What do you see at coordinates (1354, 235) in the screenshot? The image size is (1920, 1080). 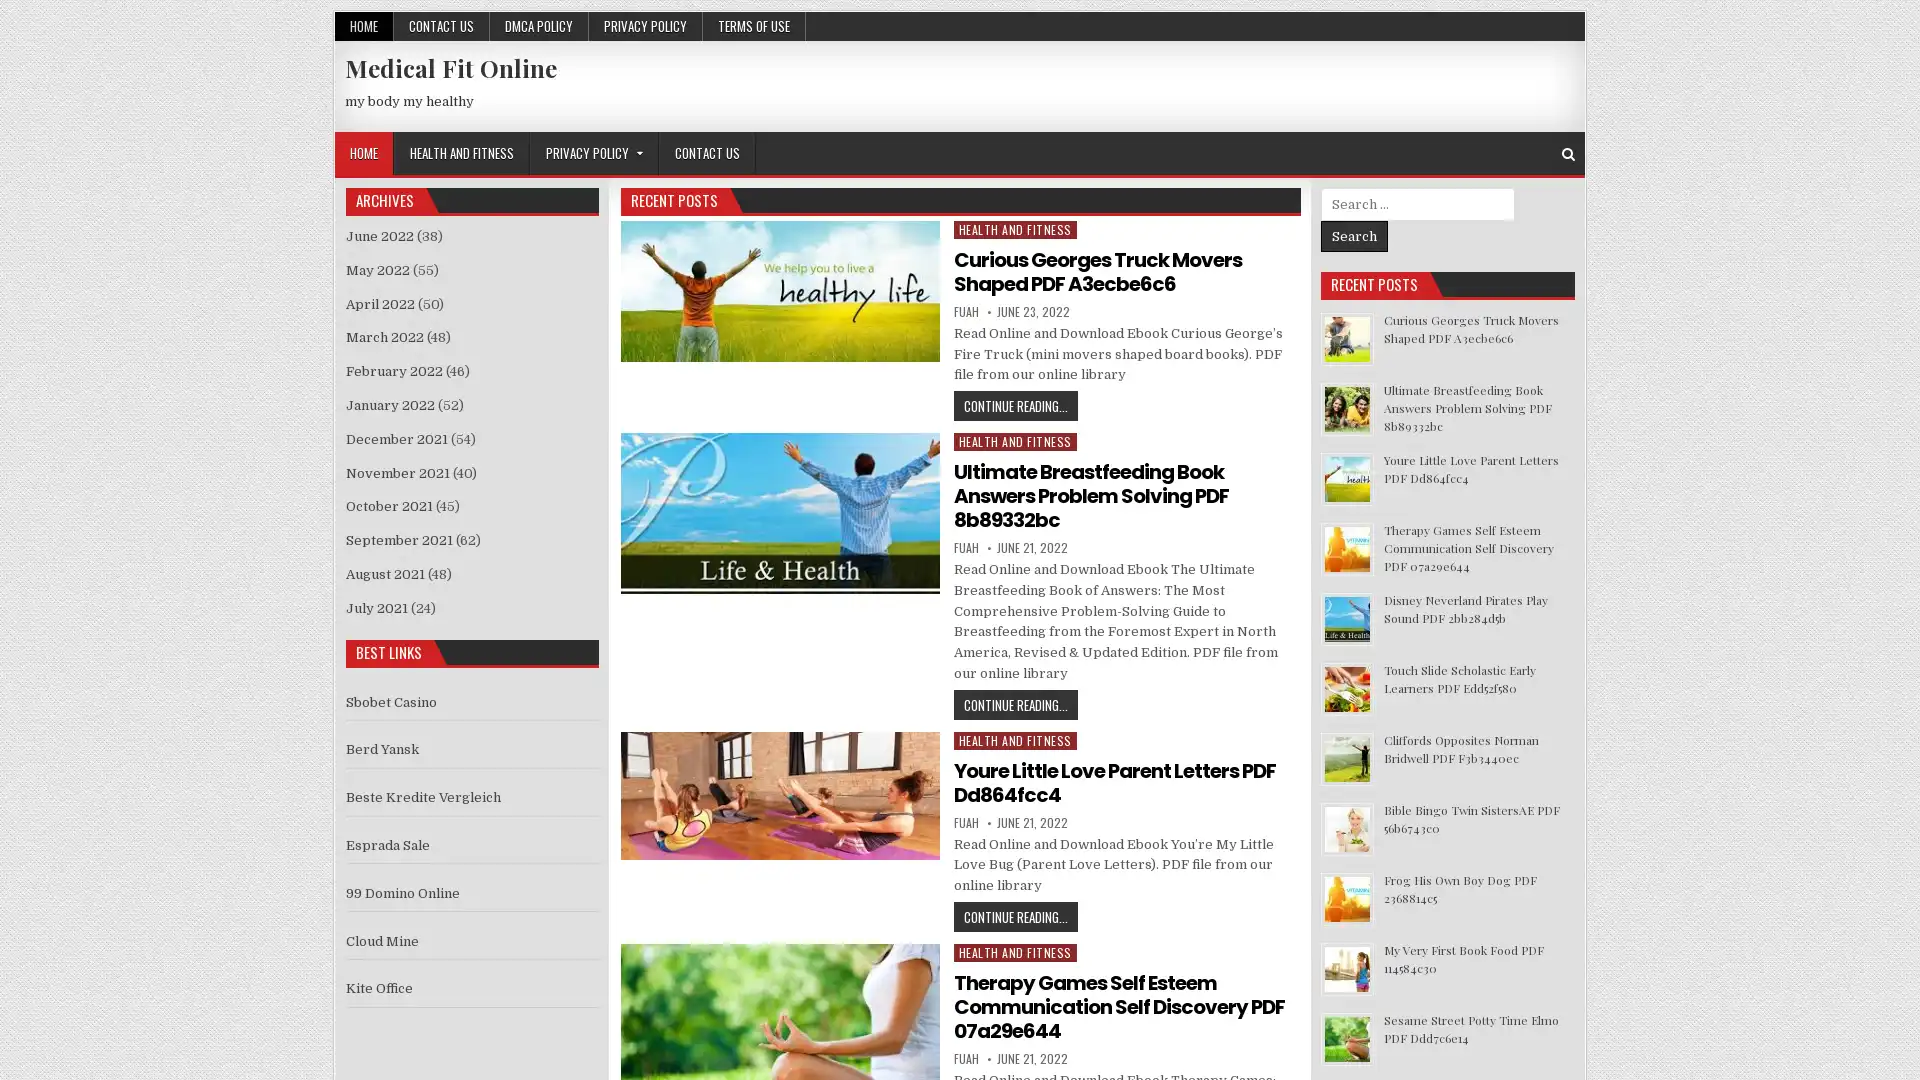 I see `Search` at bounding box center [1354, 235].